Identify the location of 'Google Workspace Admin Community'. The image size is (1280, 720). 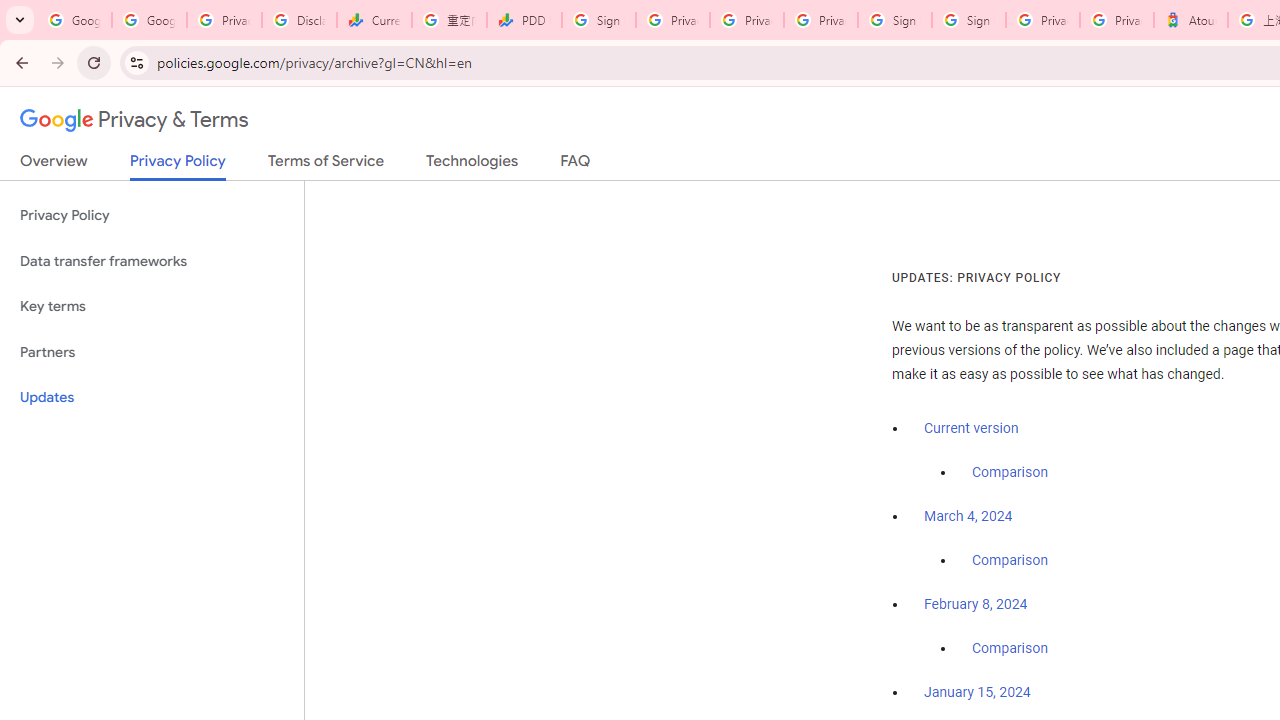
(74, 20).